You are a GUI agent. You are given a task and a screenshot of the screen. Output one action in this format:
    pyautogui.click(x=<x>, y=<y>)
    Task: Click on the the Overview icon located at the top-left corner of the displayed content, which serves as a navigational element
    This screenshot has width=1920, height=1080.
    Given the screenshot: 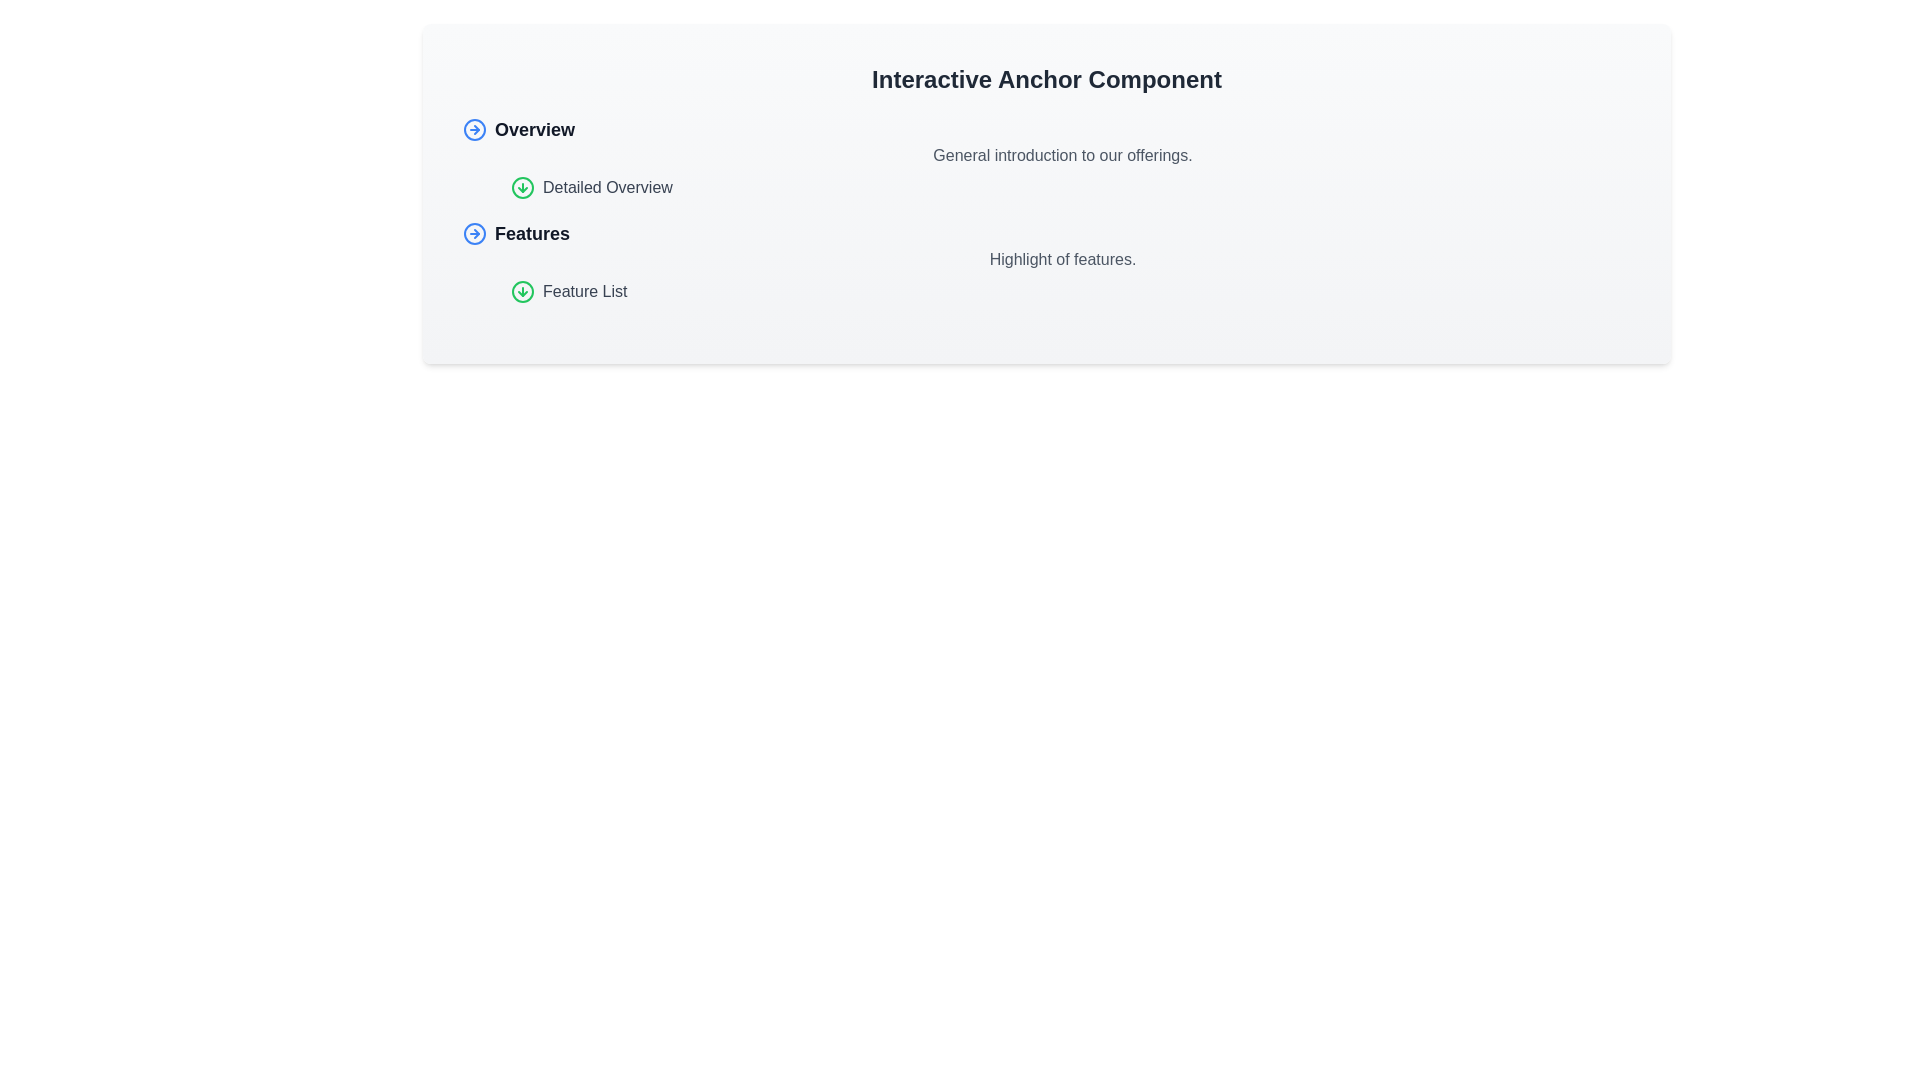 What is the action you would take?
    pyautogui.click(x=474, y=130)
    